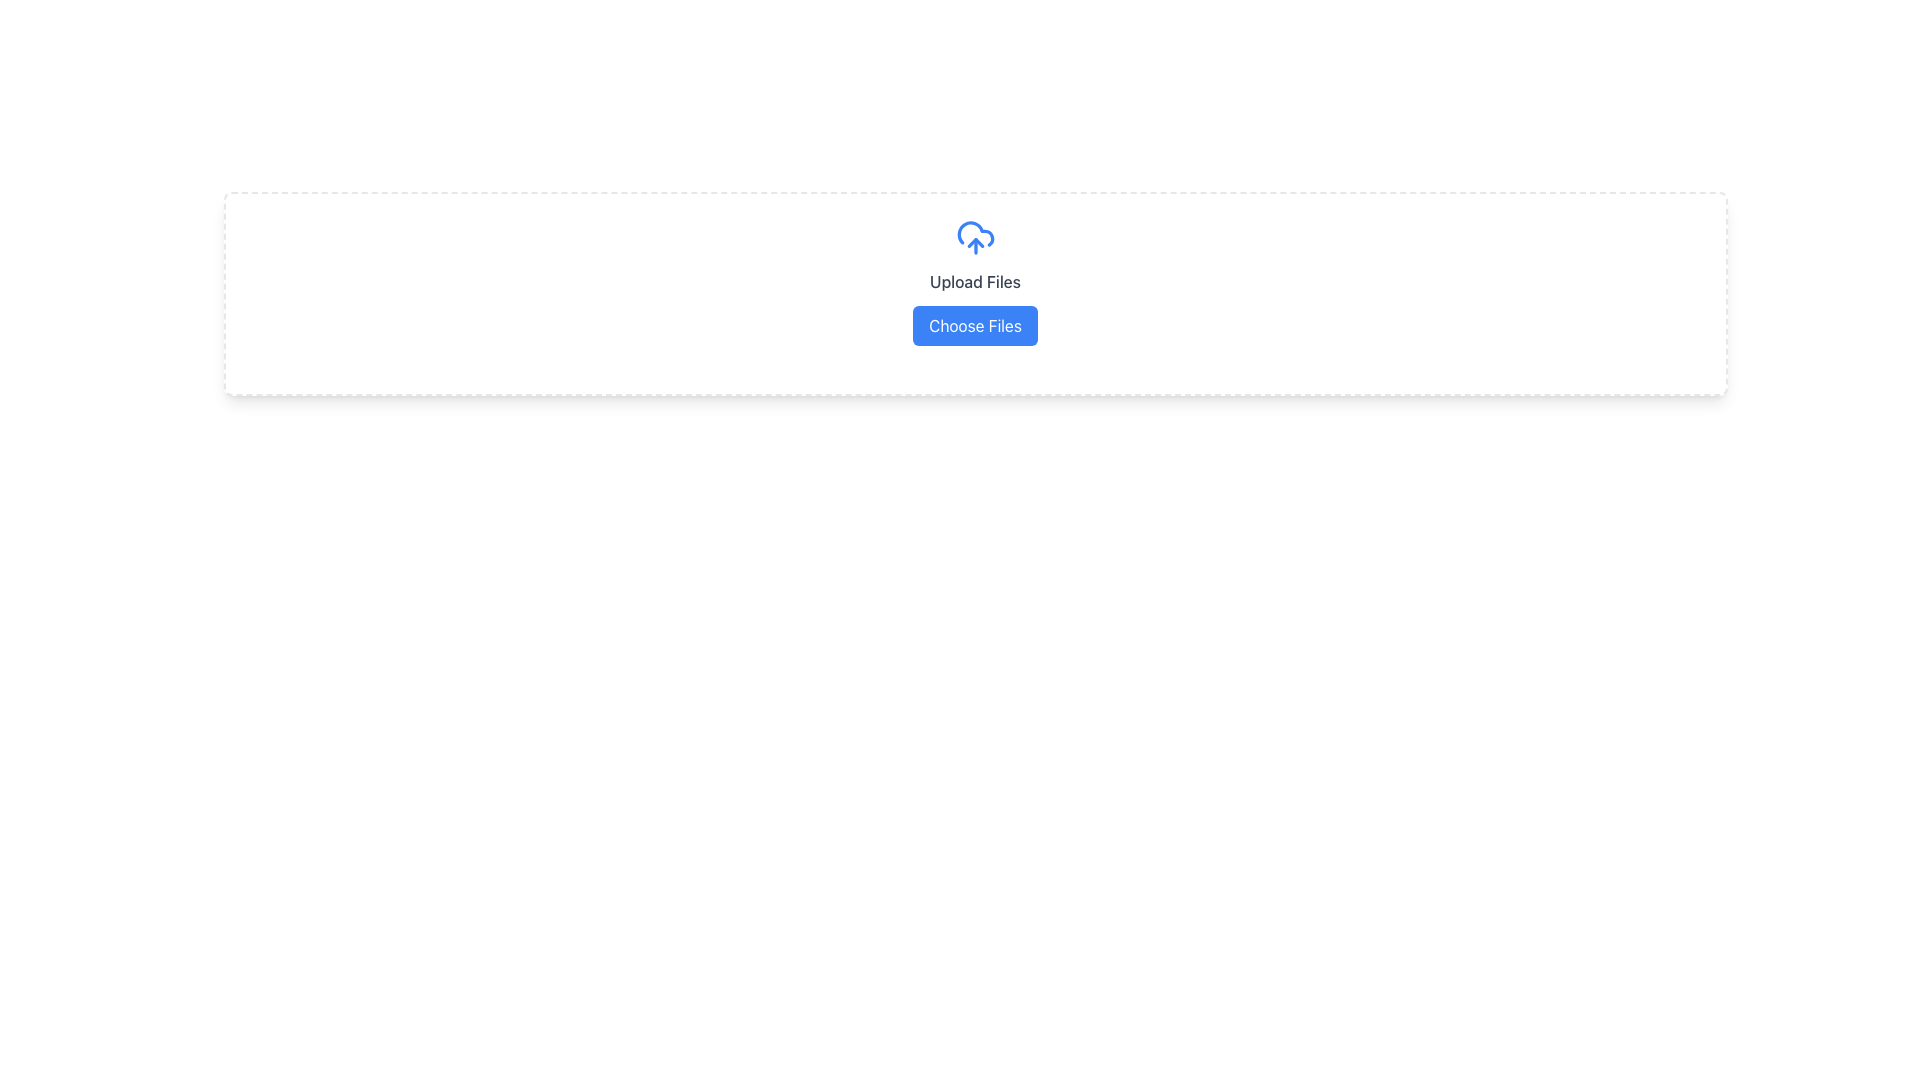  What do you see at coordinates (975, 325) in the screenshot?
I see `the button located below the 'Upload Files' label` at bounding box center [975, 325].